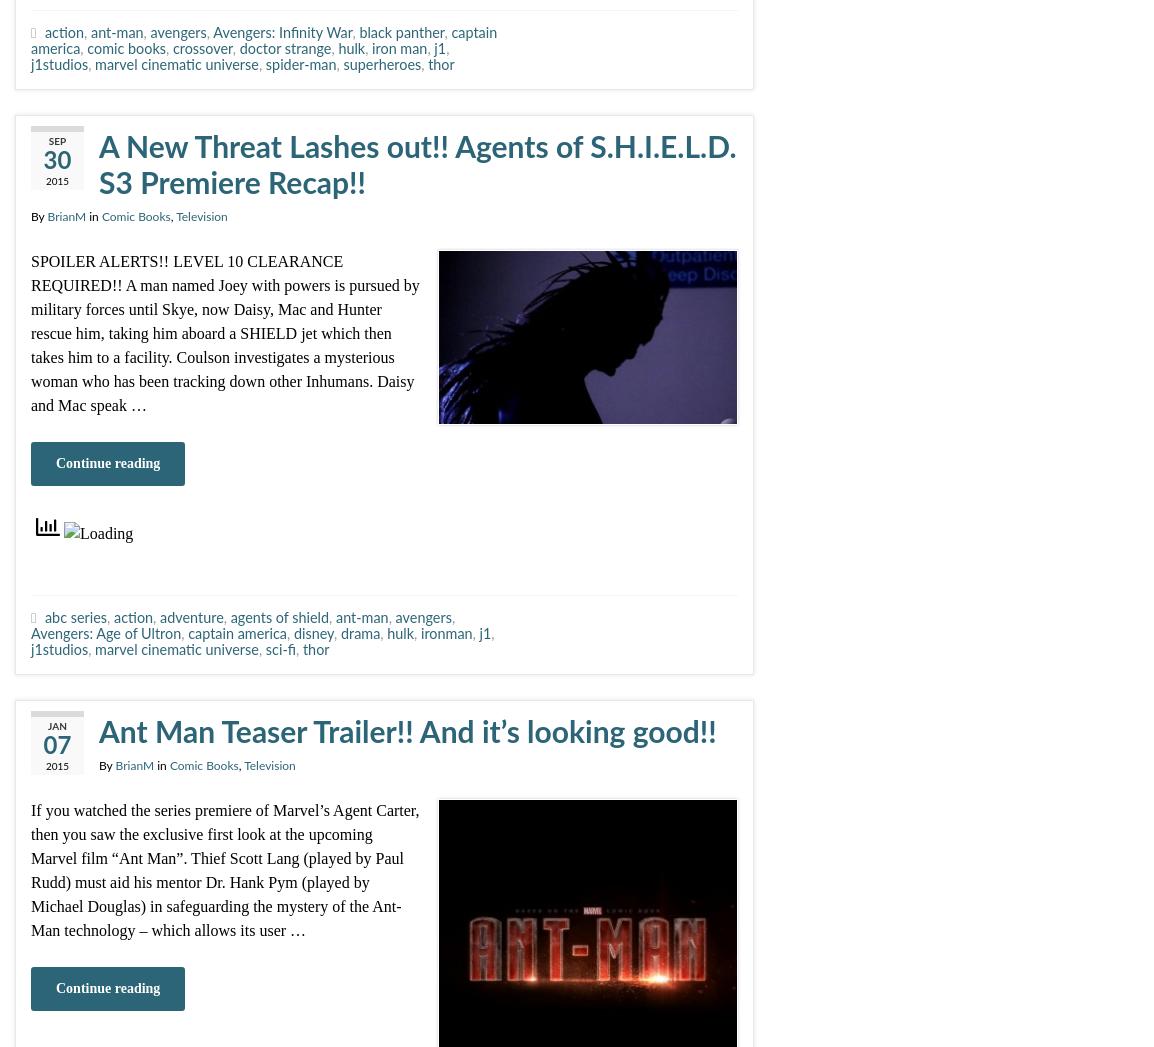 This screenshot has height=1047, width=1154. Describe the element at coordinates (42, 161) in the screenshot. I see `'30'` at that location.